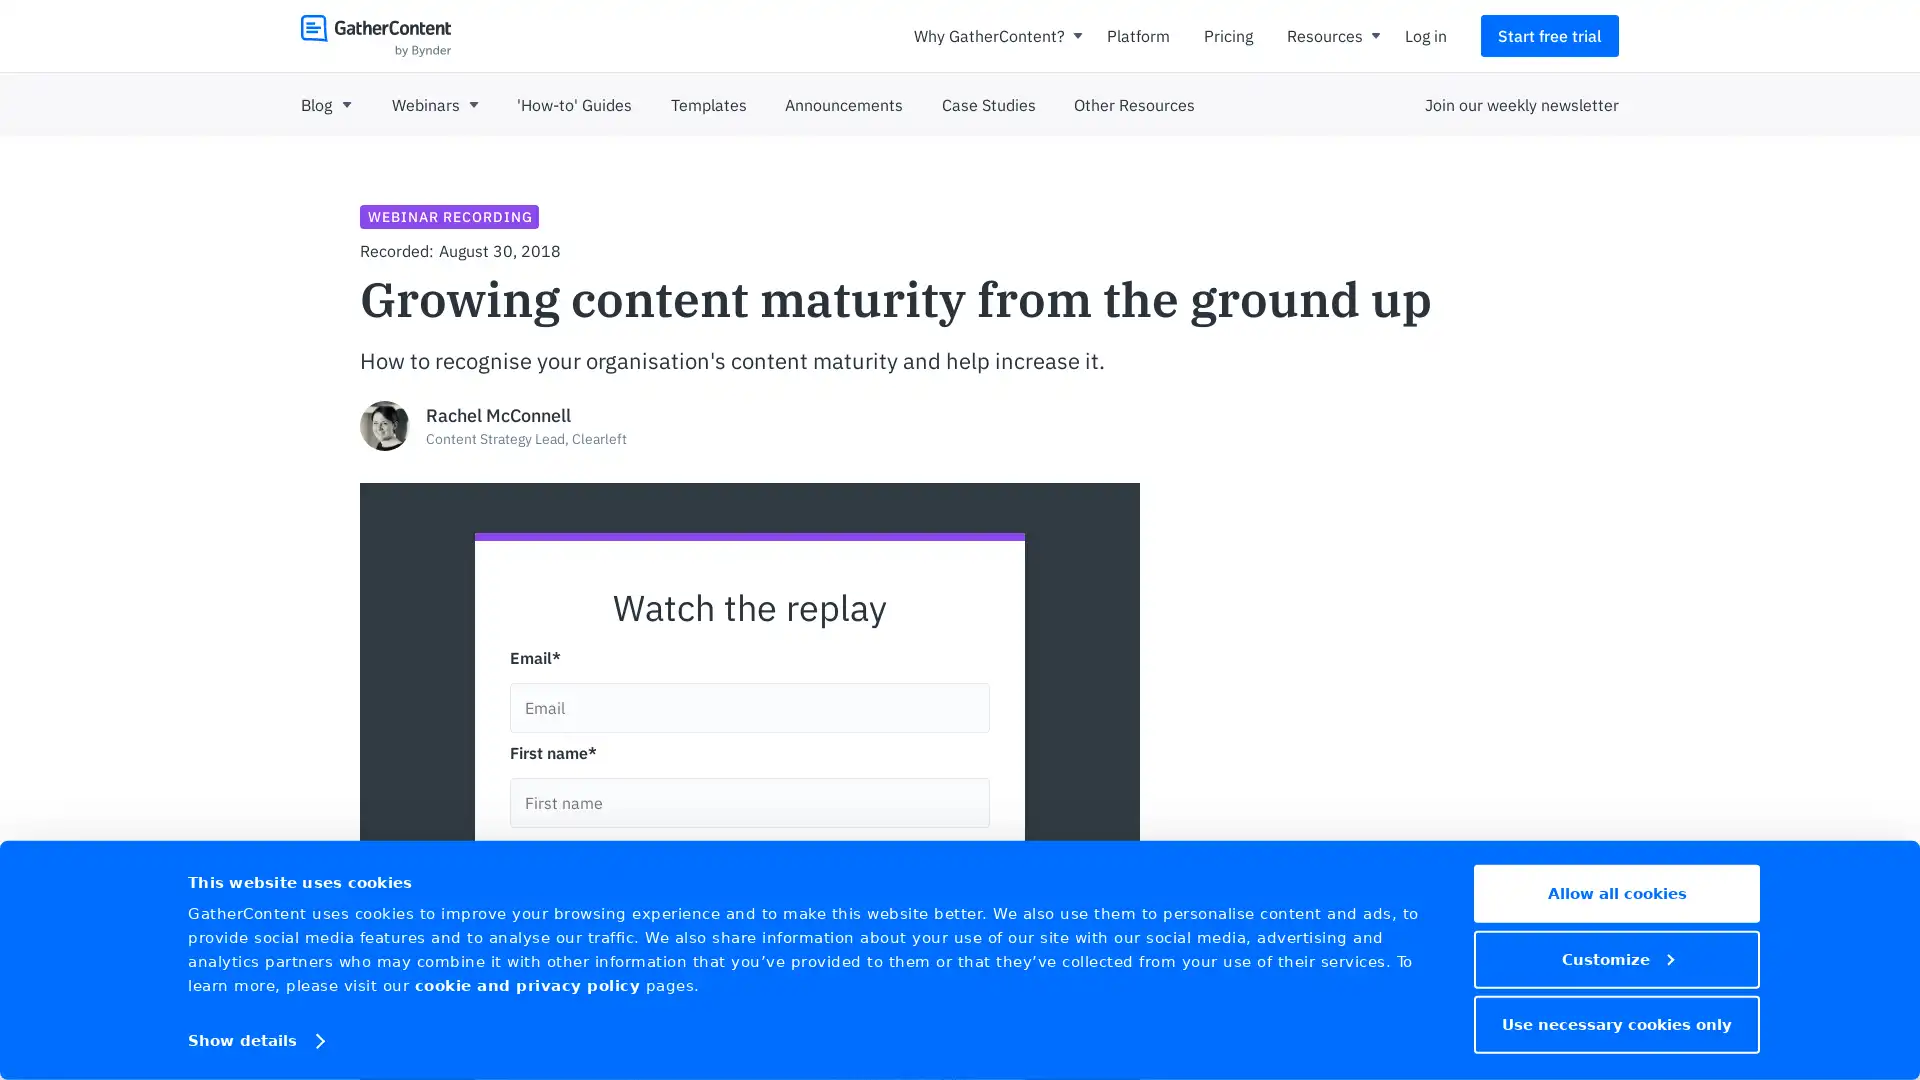 This screenshot has height=1080, width=1920. What do you see at coordinates (1617, 892) in the screenshot?
I see `Allow all cookies` at bounding box center [1617, 892].